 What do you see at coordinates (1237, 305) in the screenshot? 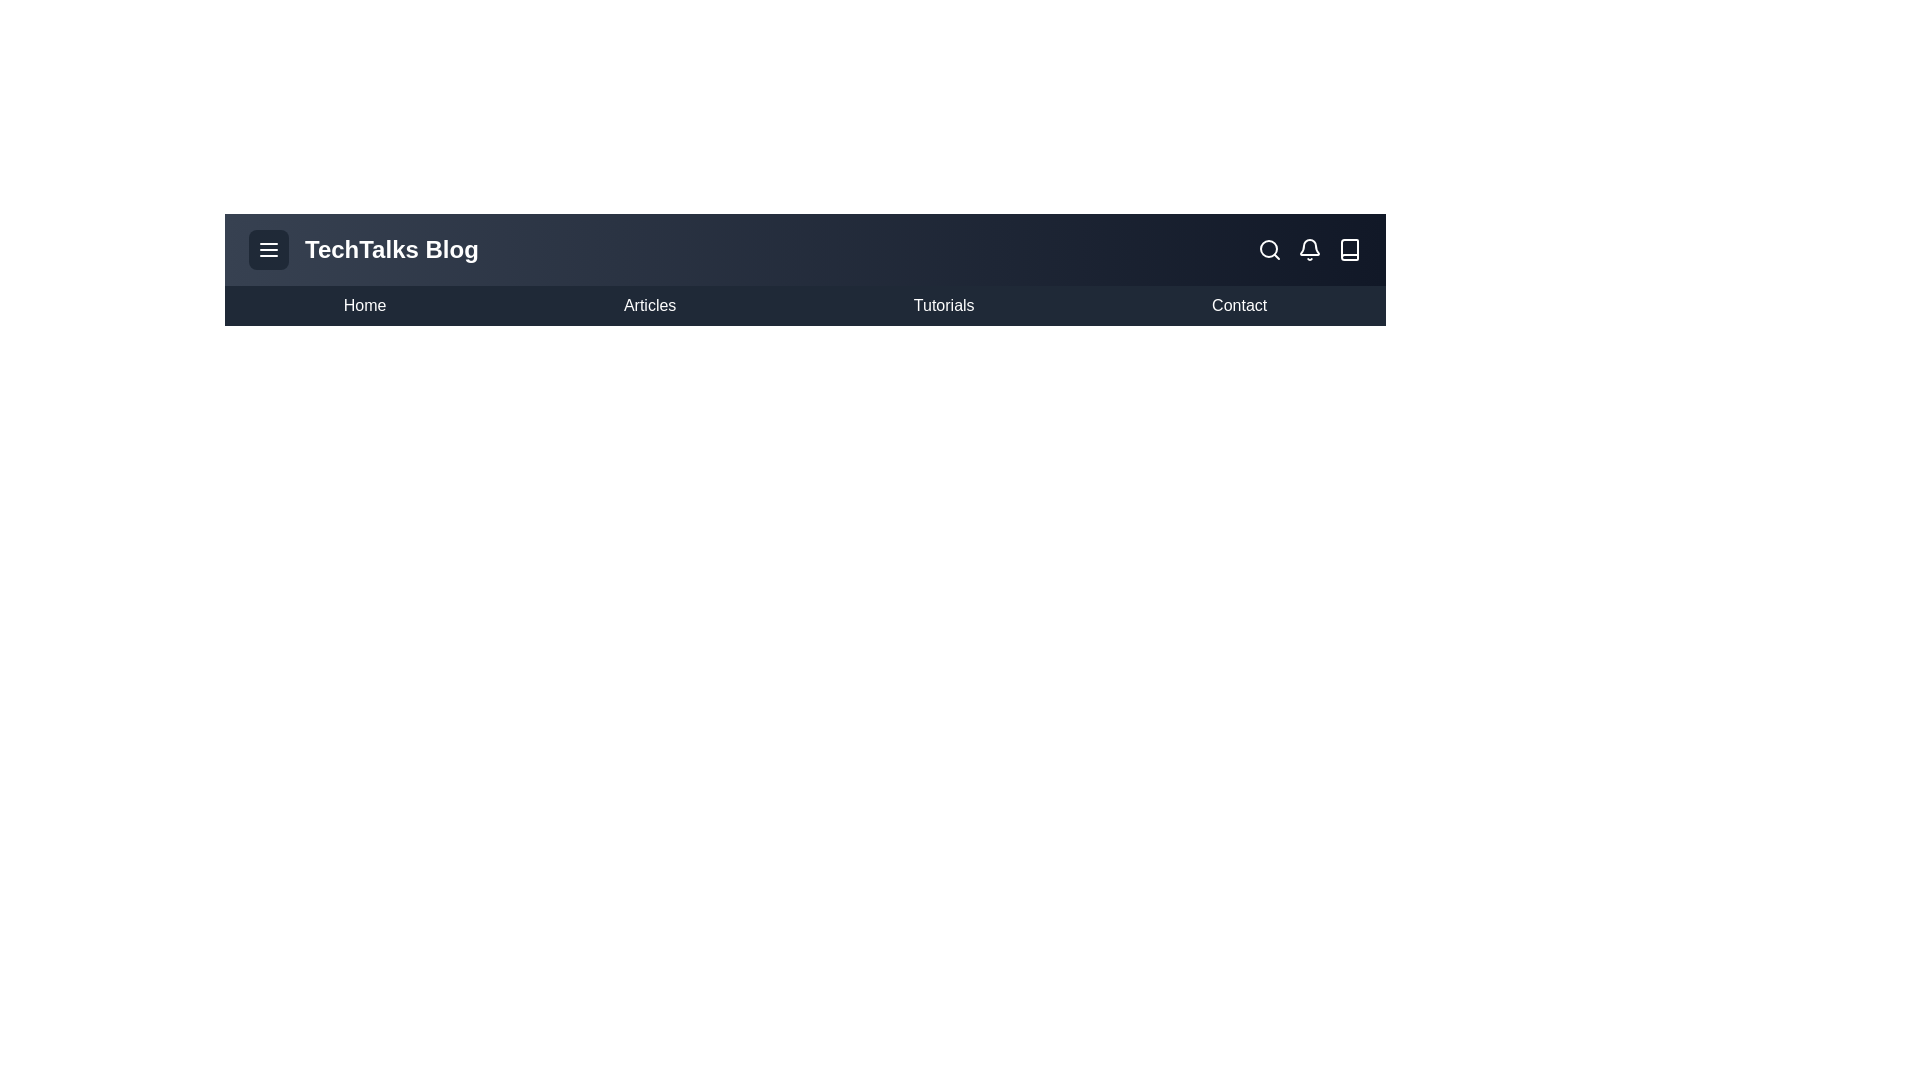
I see `the menu item Contact from the BlogAppBar` at bounding box center [1237, 305].